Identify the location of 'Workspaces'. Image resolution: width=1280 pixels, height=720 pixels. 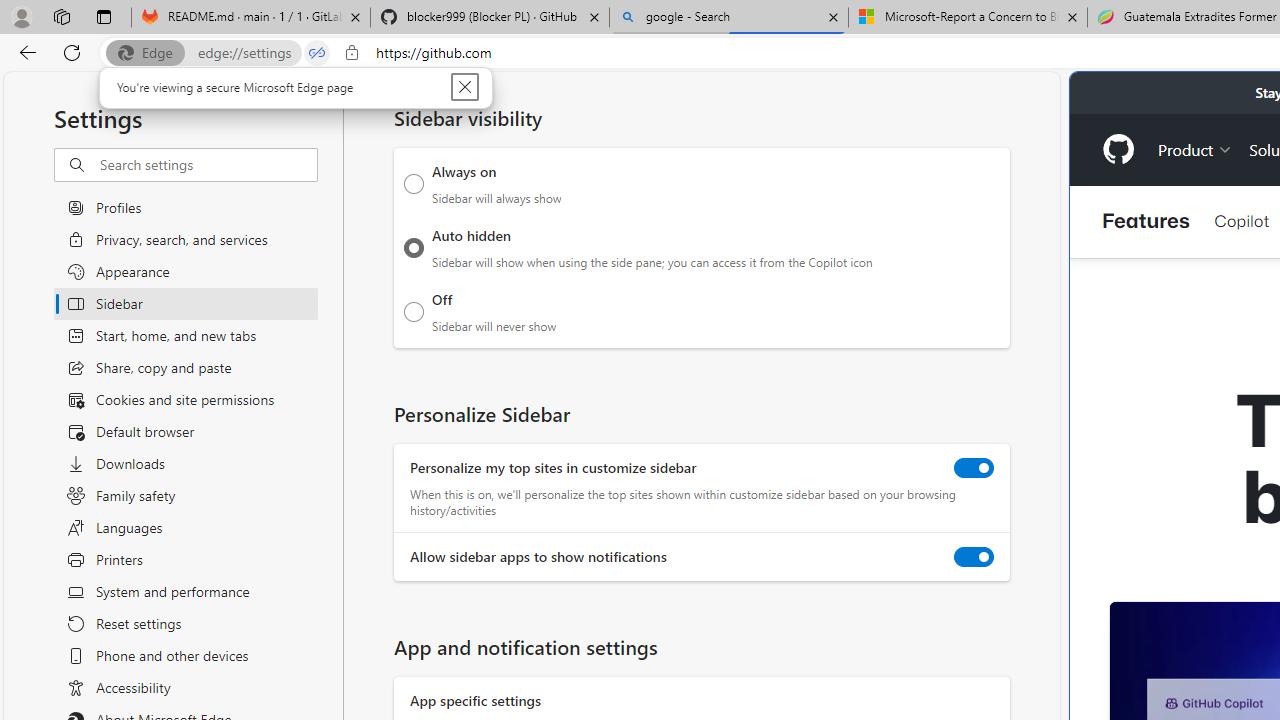
(61, 16).